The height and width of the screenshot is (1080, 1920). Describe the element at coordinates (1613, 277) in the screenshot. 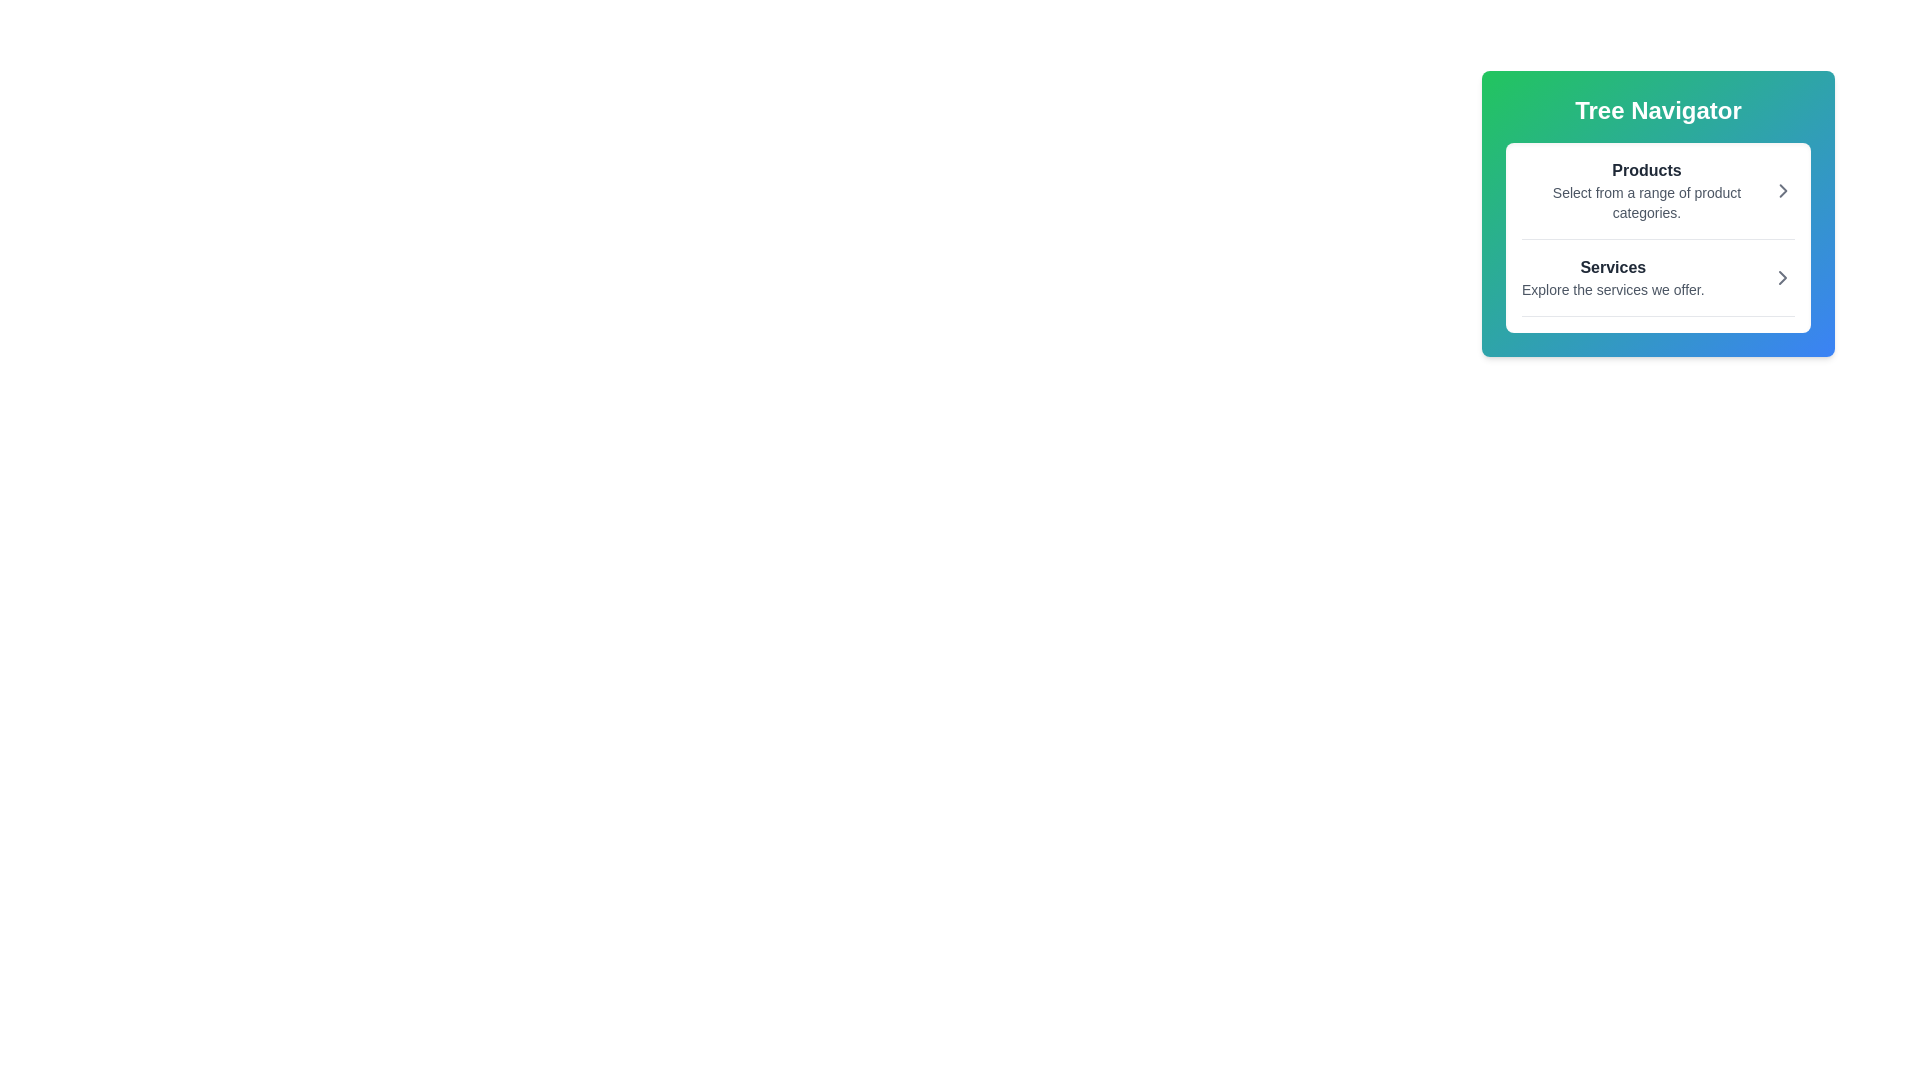

I see `the 'Services' text located in the lower section of the 'Tree Navigator' card` at that location.